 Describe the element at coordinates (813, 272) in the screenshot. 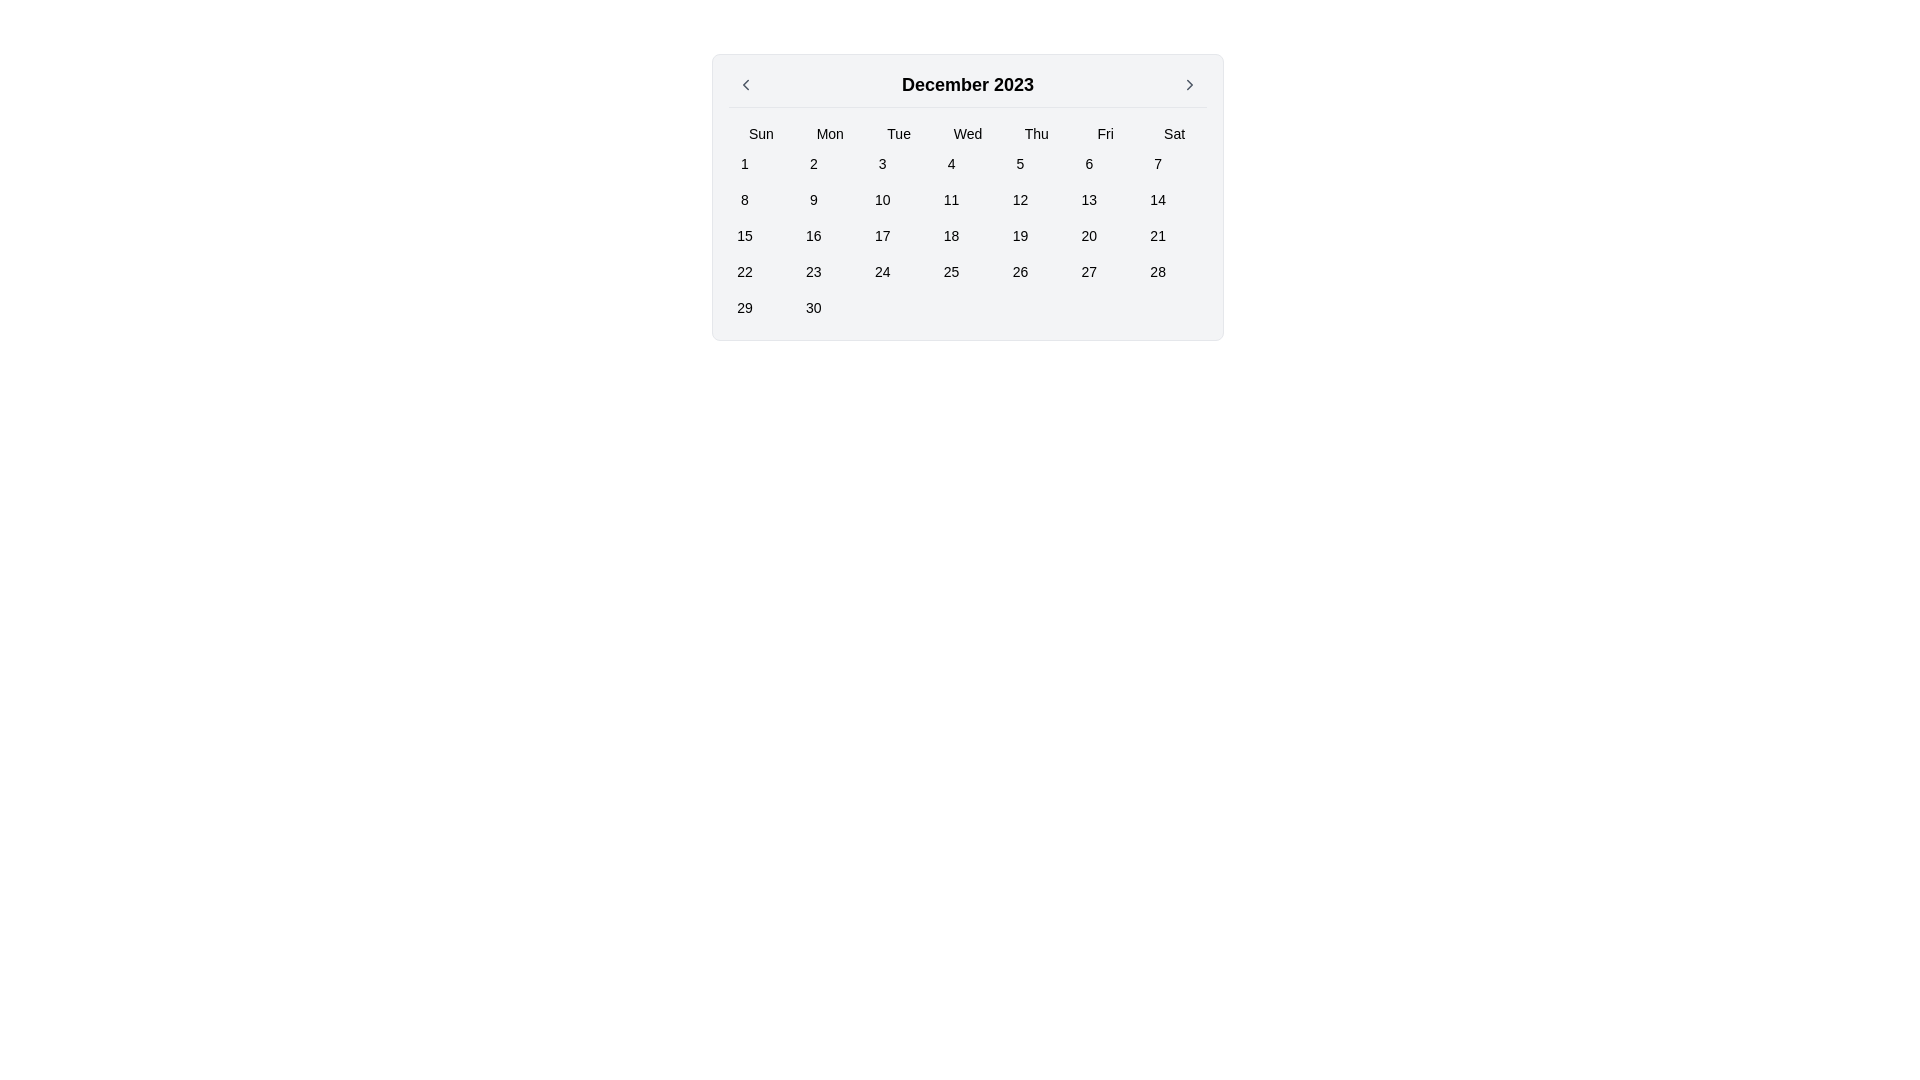

I see `the calendar day button displaying '23'` at that location.